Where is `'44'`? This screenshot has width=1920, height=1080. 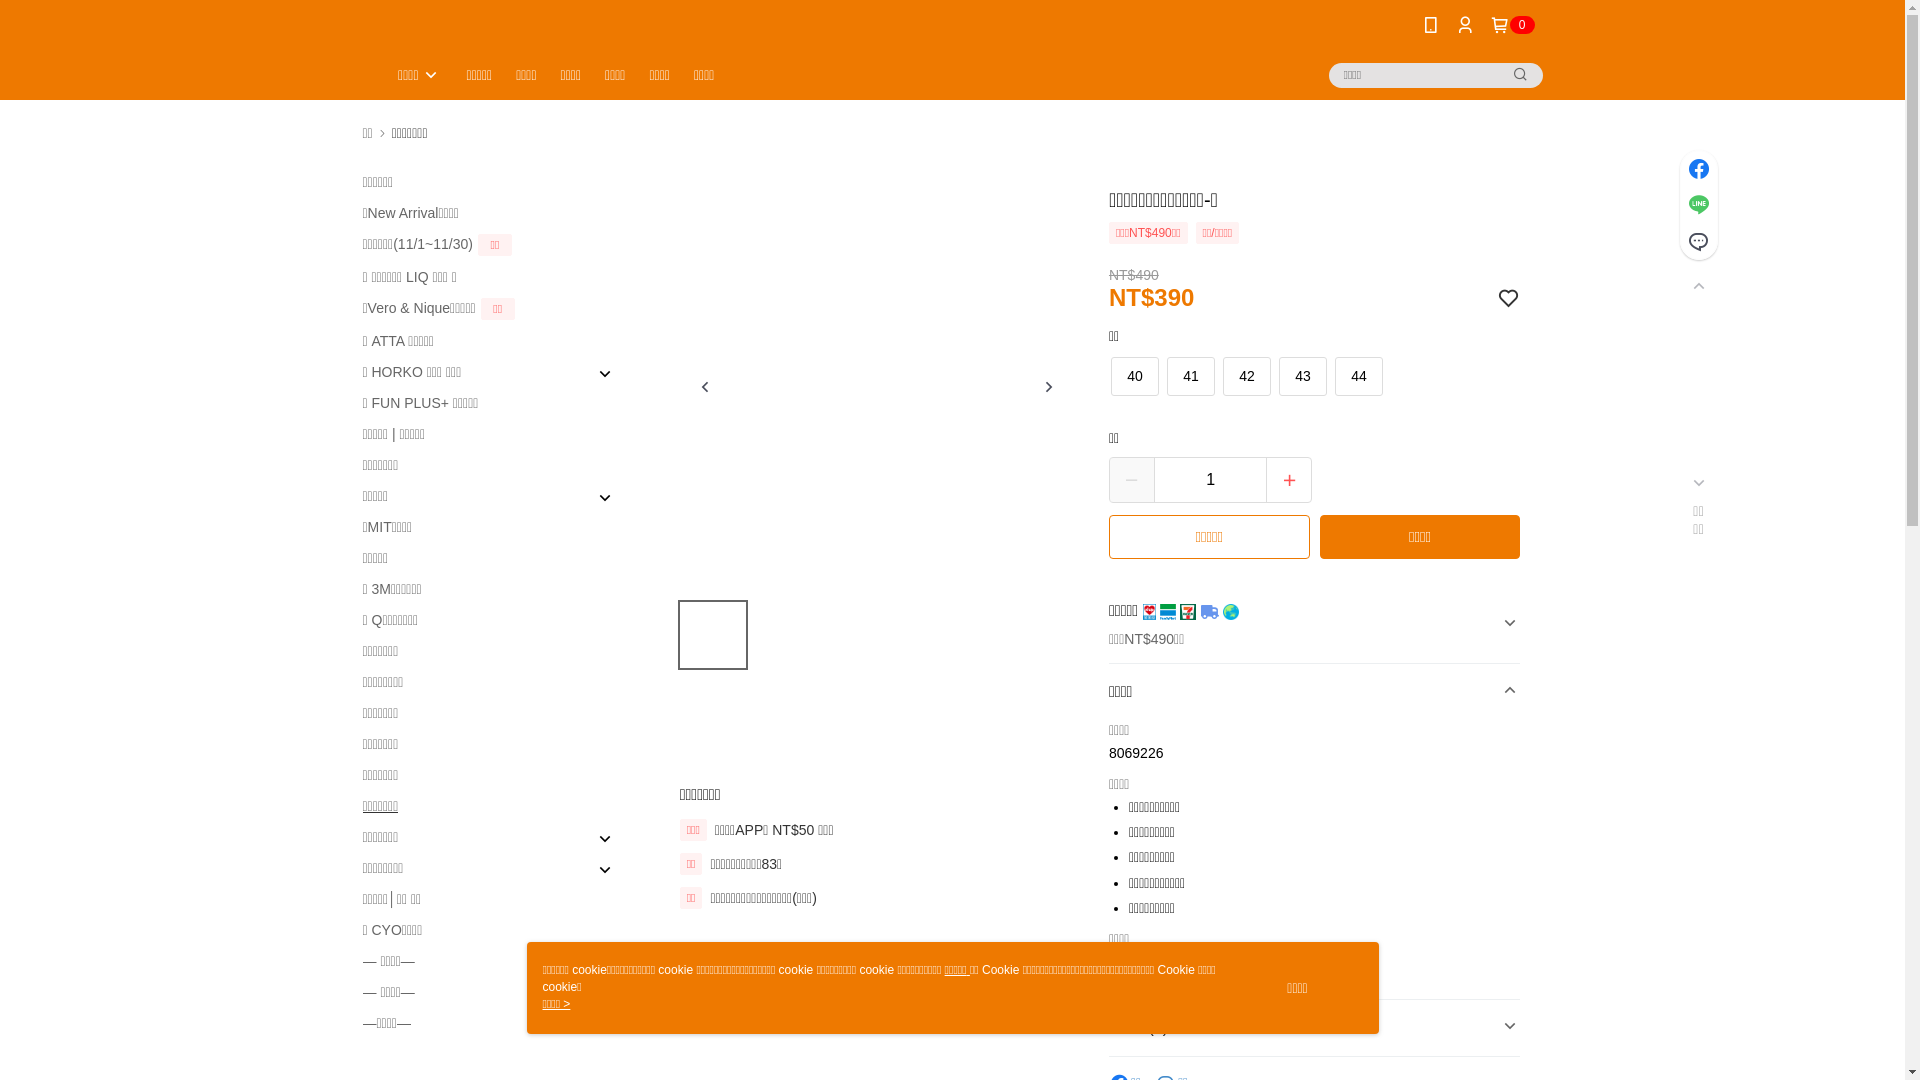 '44' is located at coordinates (1358, 376).